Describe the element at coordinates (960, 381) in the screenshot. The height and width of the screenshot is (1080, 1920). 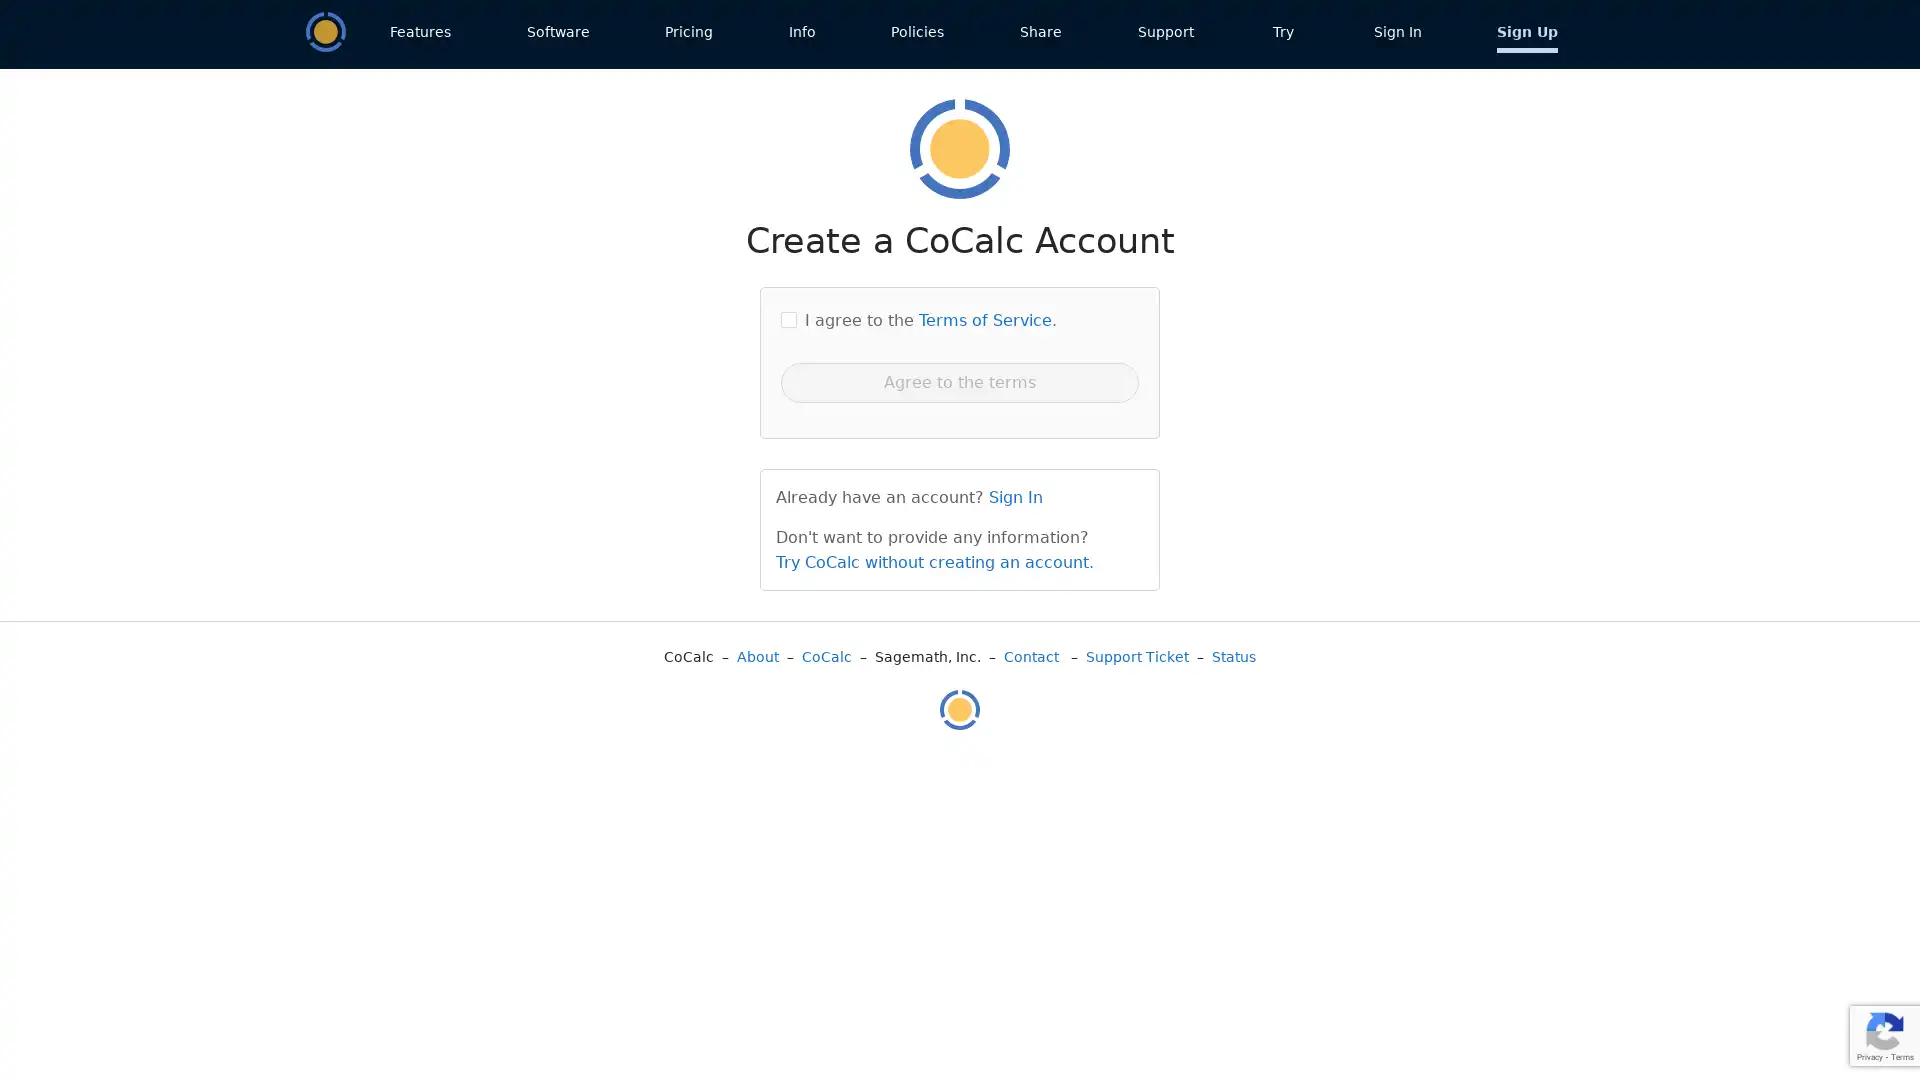
I see `Agree to the terms` at that location.